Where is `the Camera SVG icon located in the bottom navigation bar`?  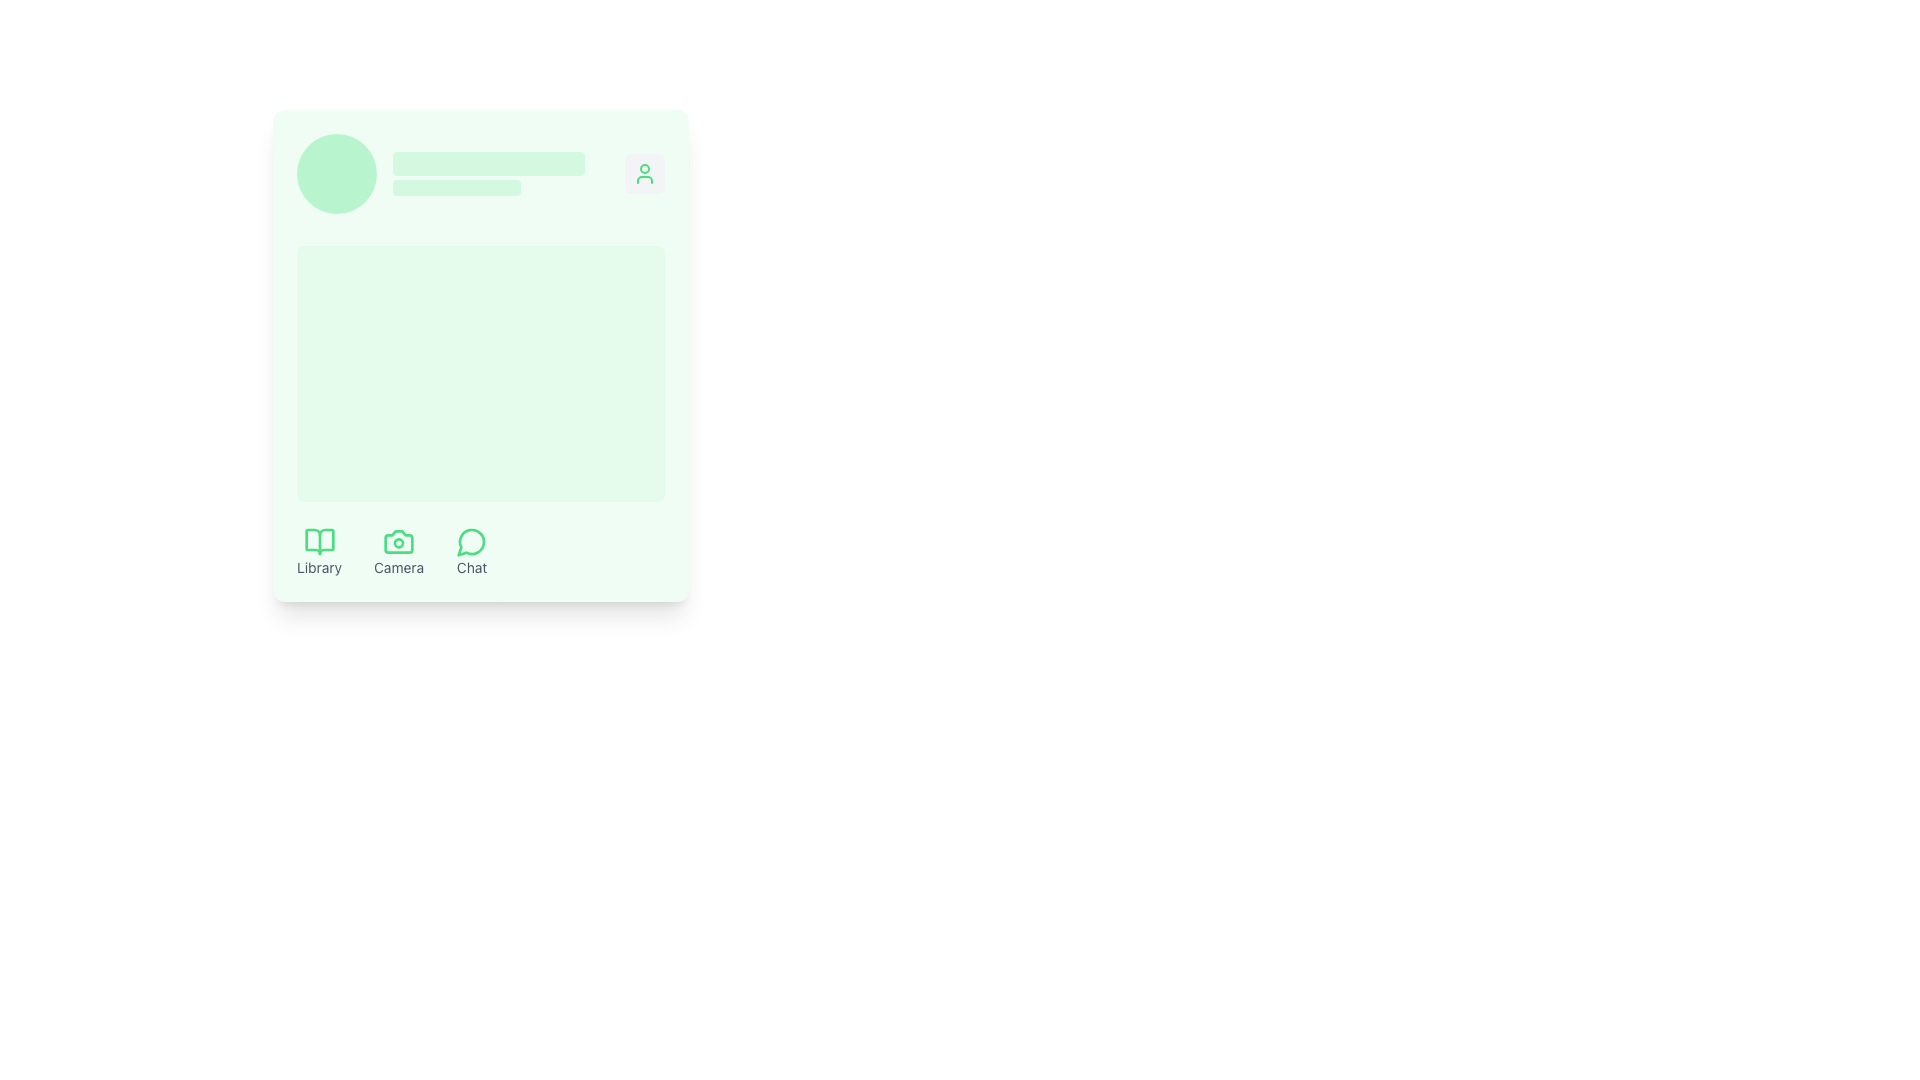 the Camera SVG icon located in the bottom navigation bar is located at coordinates (398, 542).